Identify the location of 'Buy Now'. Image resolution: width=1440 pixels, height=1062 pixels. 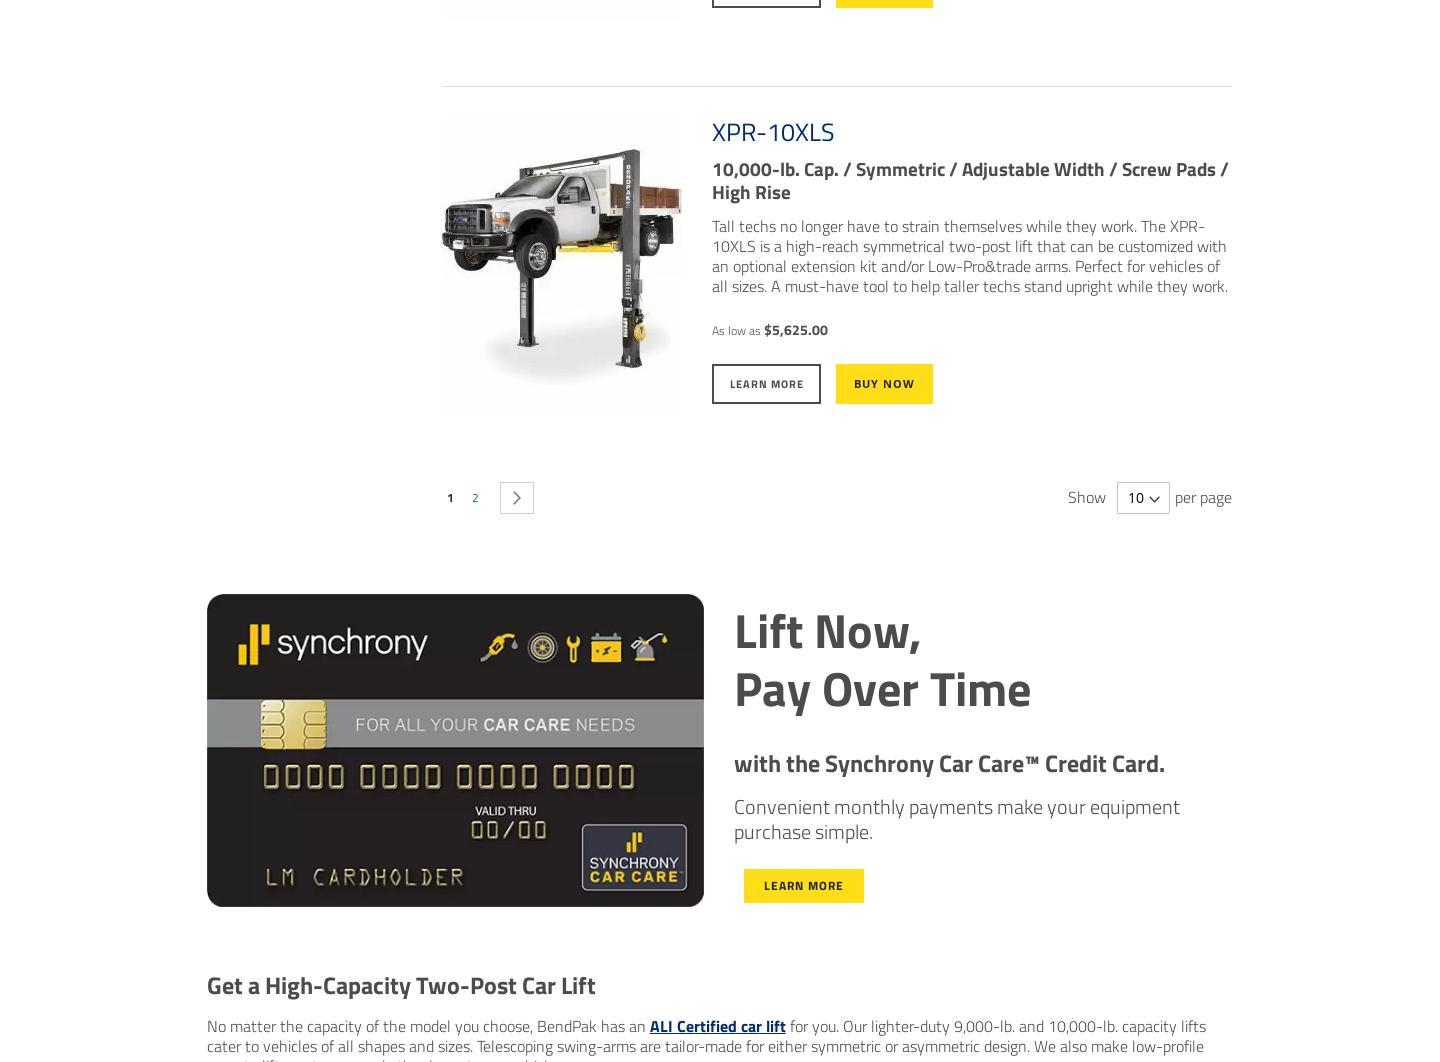
(883, 381).